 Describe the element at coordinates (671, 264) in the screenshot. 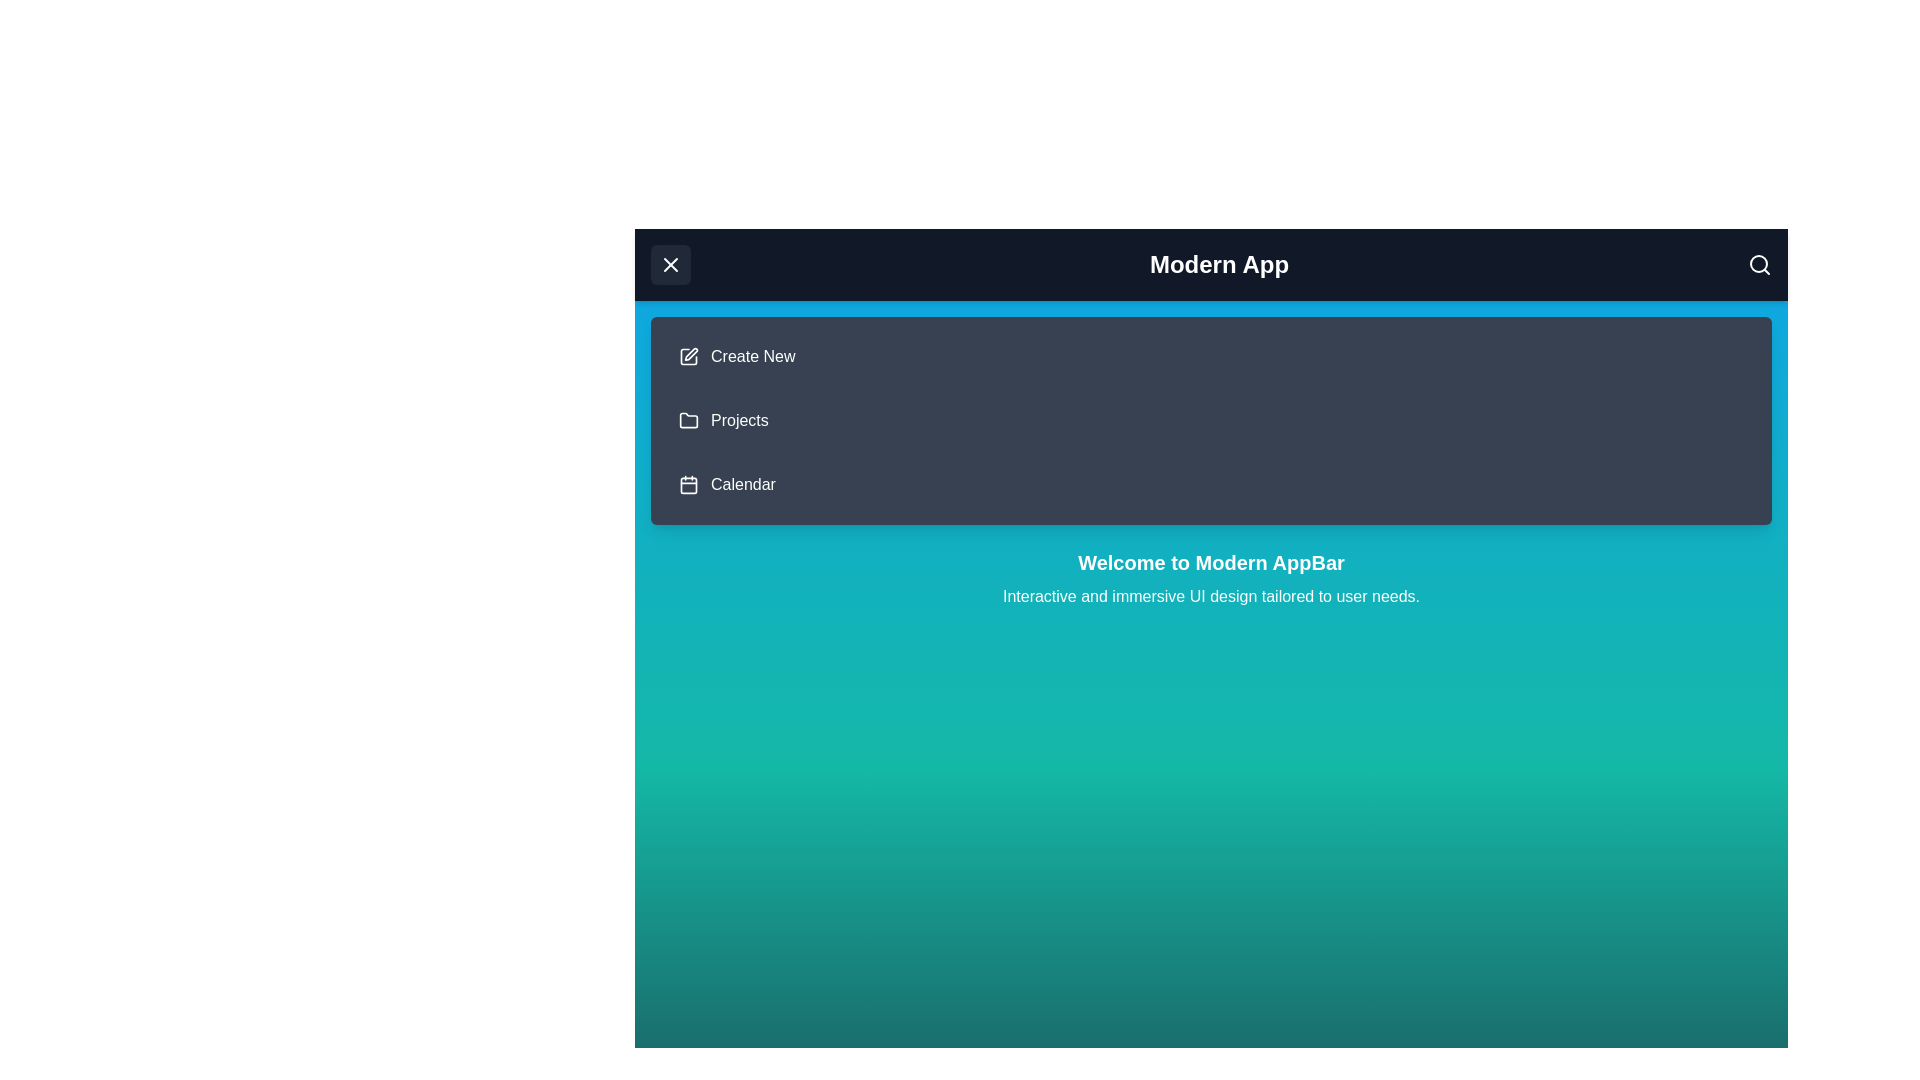

I see `toggle button in the top-left corner of the app bar to toggle the menu visibility` at that location.